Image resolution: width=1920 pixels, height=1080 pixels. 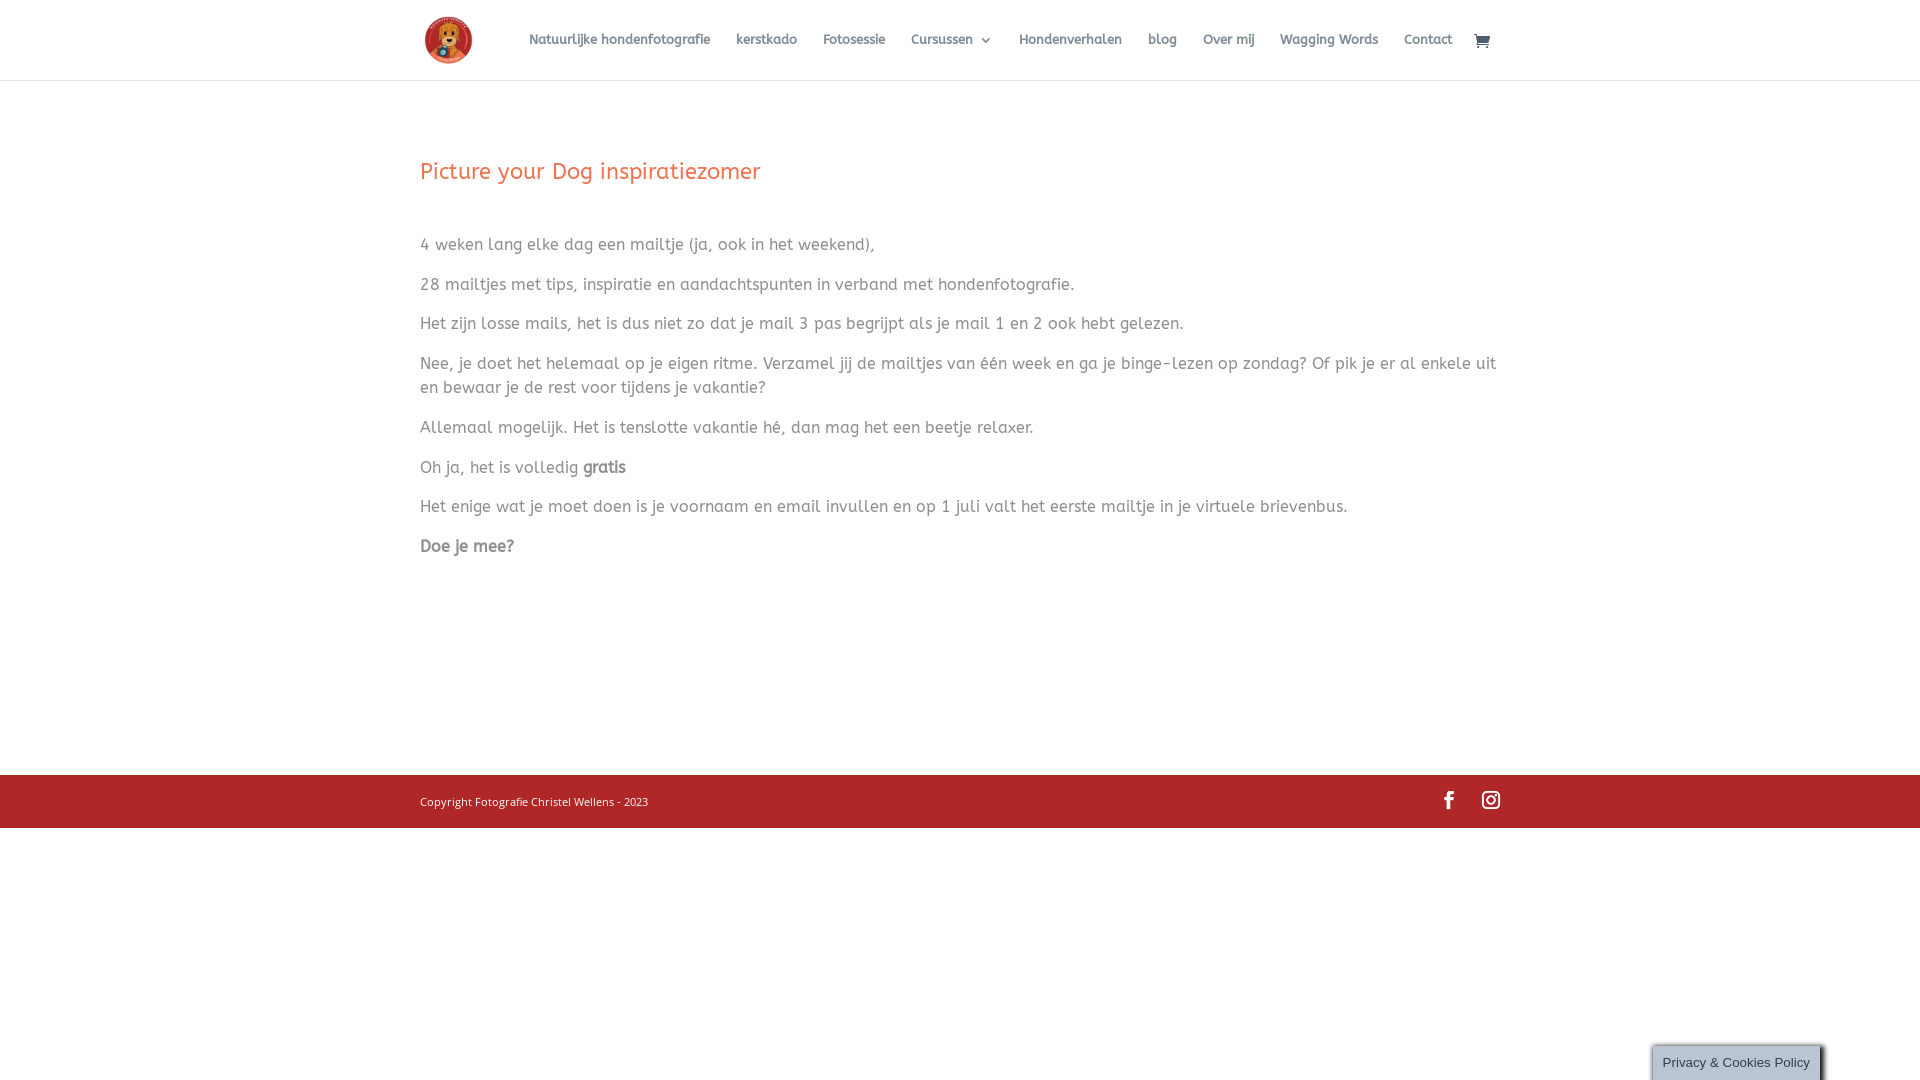 I want to click on 'kerstkado', so click(x=765, y=55).